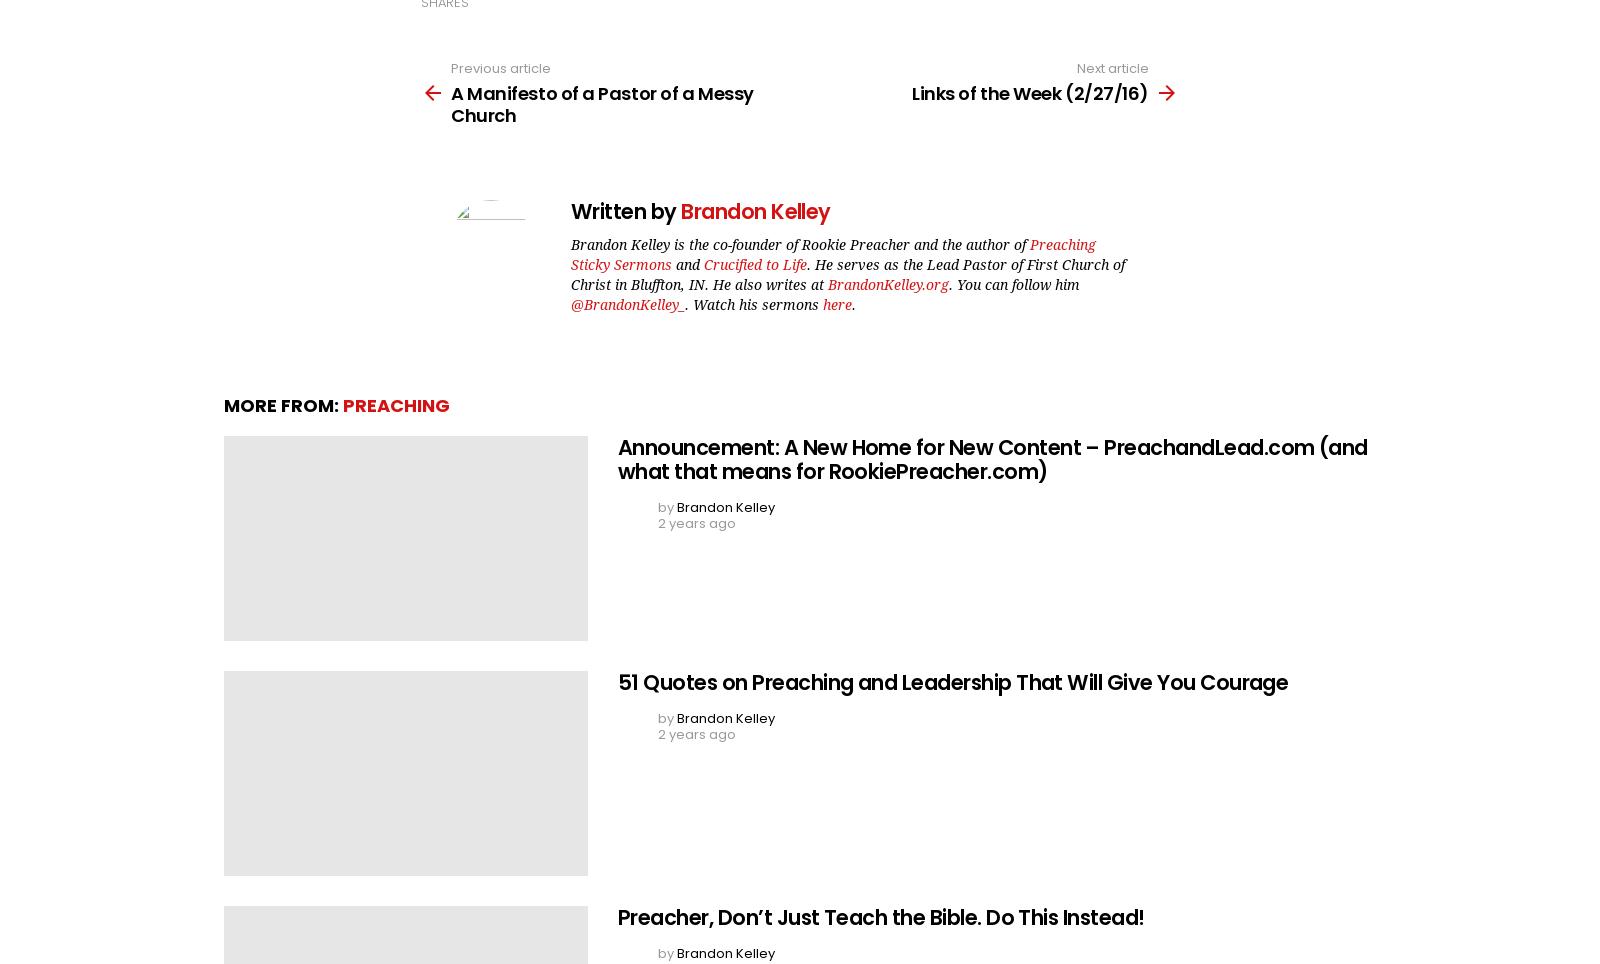 The height and width of the screenshot is (964, 1600). Describe the element at coordinates (684, 304) in the screenshot. I see `'. Watch his sermons'` at that location.